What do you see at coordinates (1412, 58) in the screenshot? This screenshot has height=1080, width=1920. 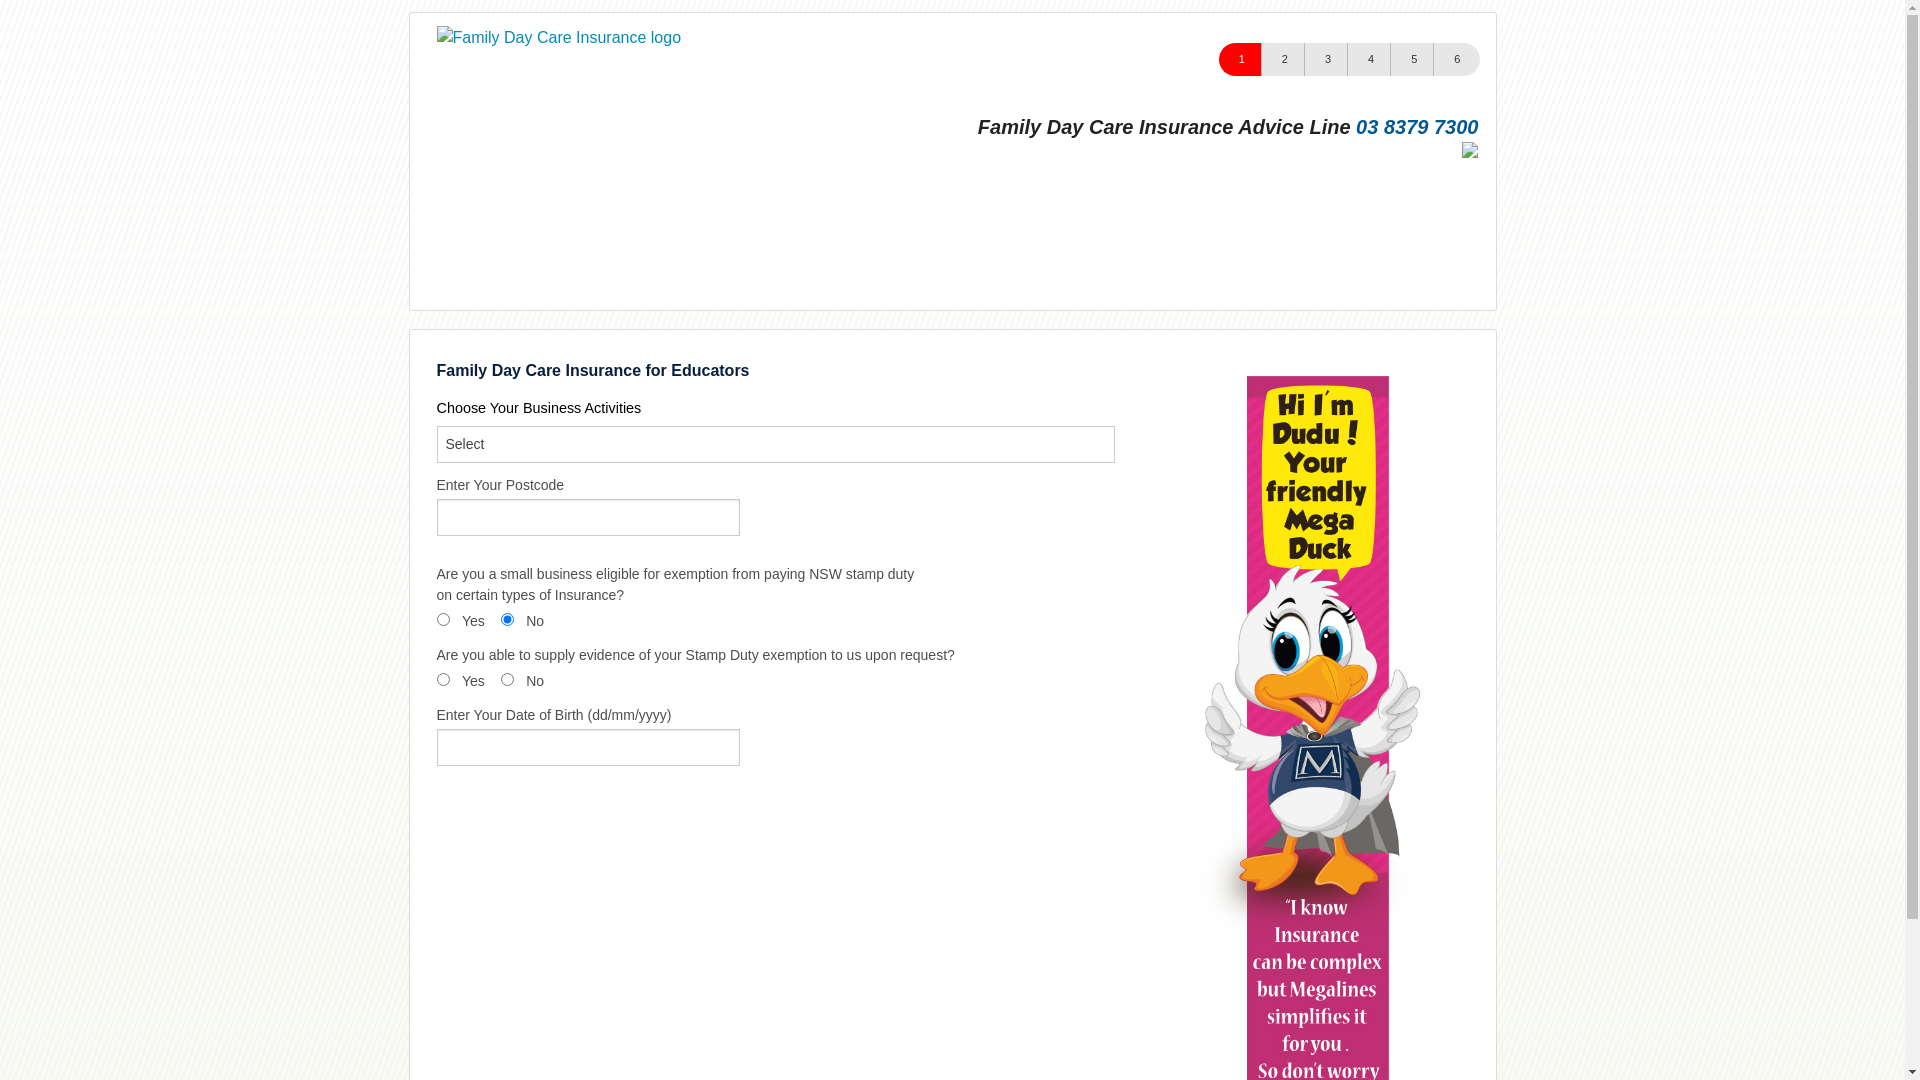 I see `'5'` at bounding box center [1412, 58].